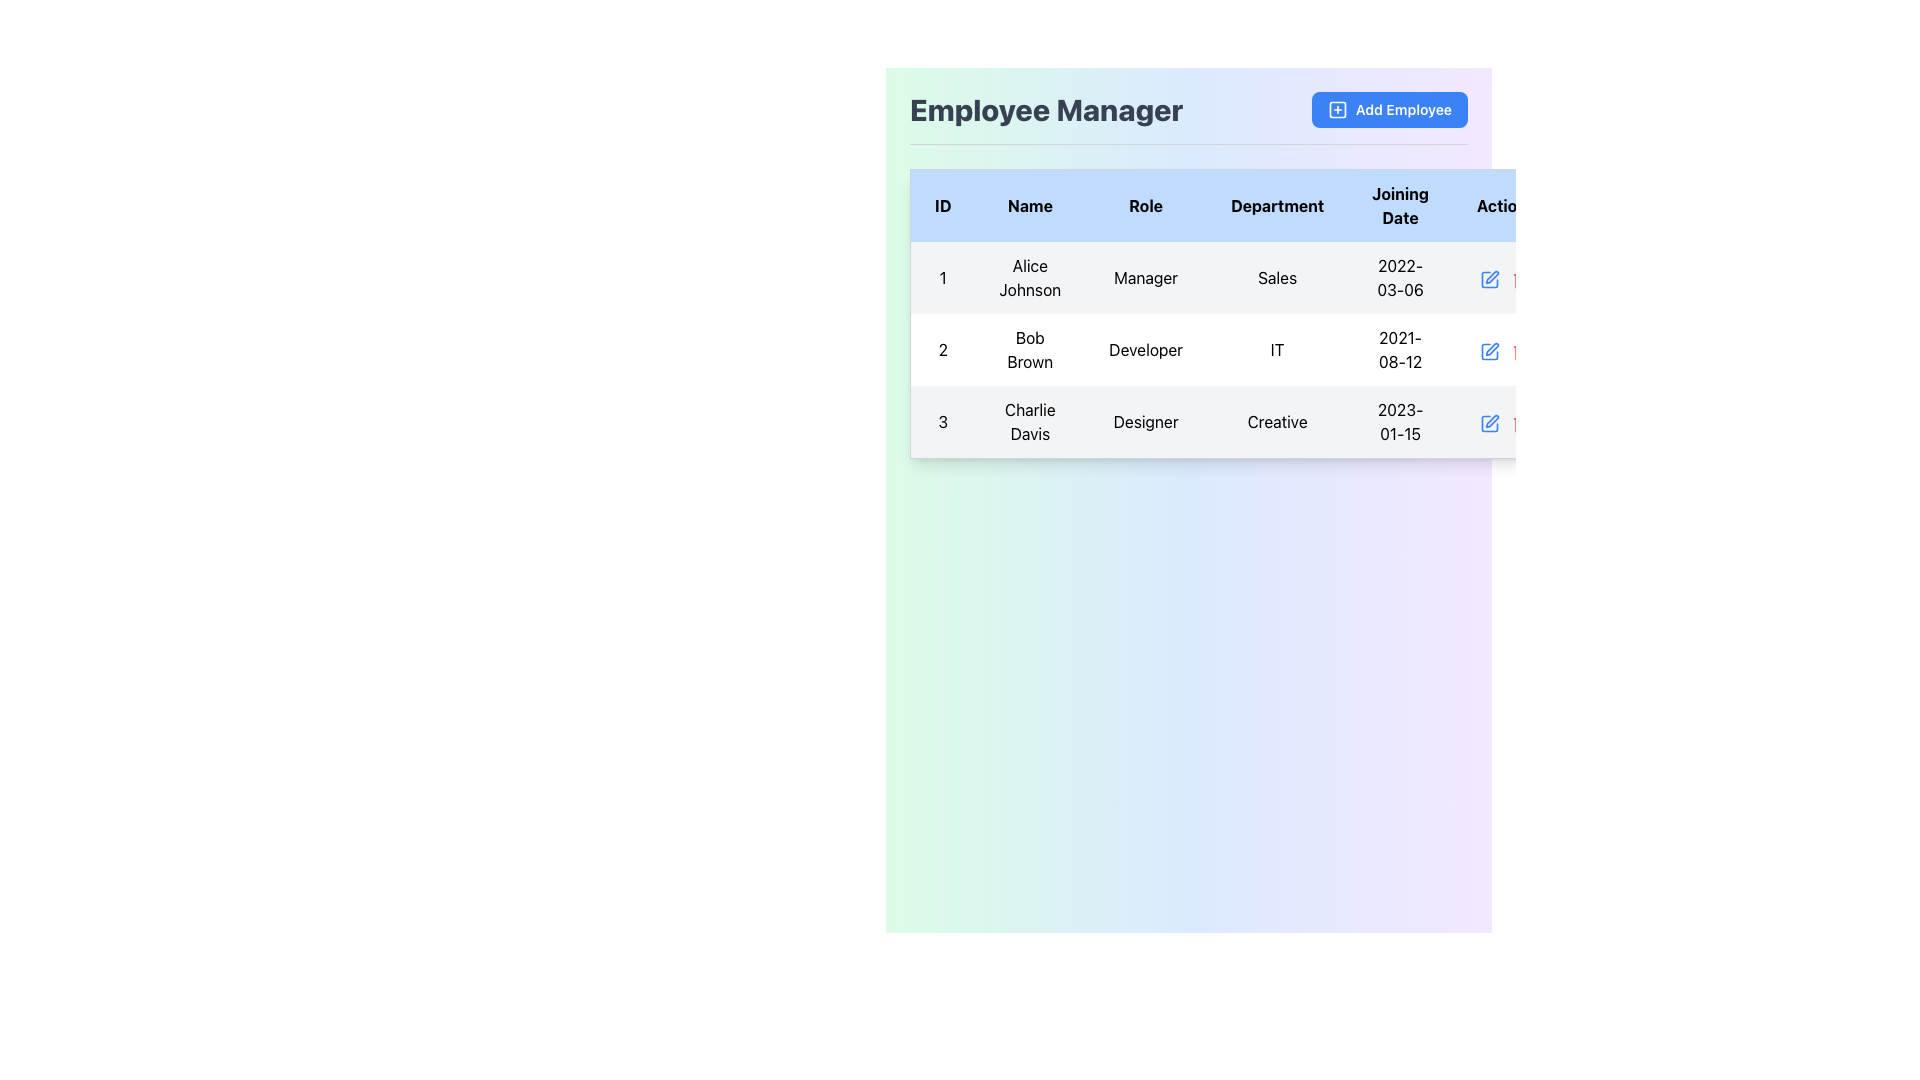  I want to click on the red trash icon button in the Actions column of the last row, so click(1521, 420).